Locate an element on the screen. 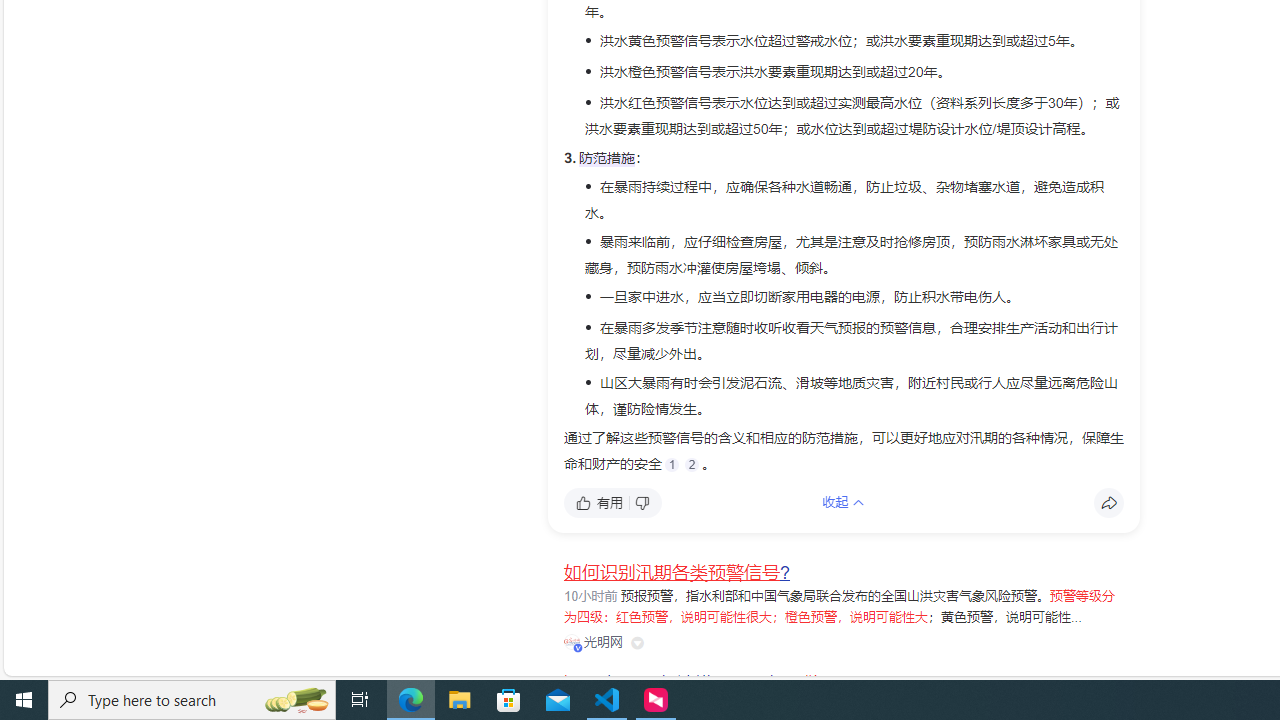 The width and height of the screenshot is (1280, 720). 'Class: vip-icon_kNmNt' is located at coordinates (576, 648).